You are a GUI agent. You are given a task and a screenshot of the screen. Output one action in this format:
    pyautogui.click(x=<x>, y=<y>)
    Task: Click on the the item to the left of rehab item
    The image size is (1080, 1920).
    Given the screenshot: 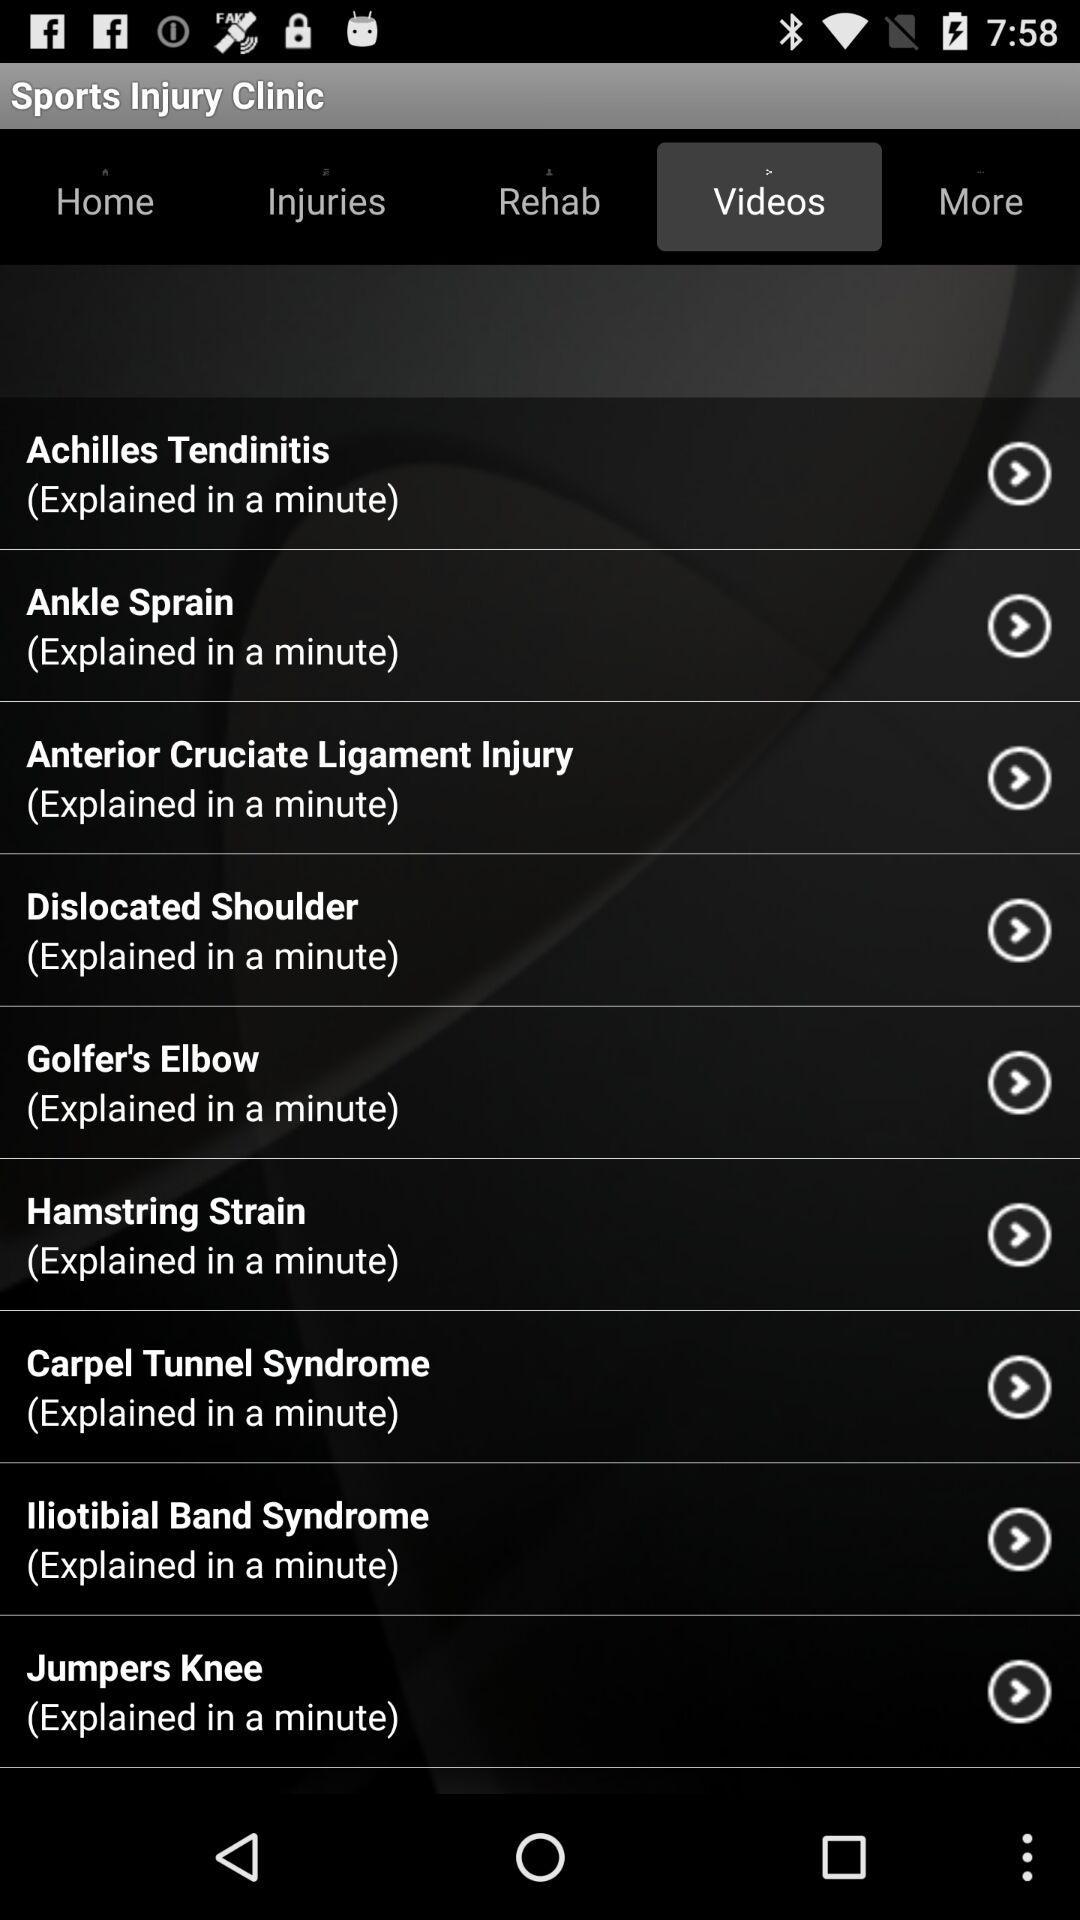 What is the action you would take?
    pyautogui.click(x=325, y=196)
    